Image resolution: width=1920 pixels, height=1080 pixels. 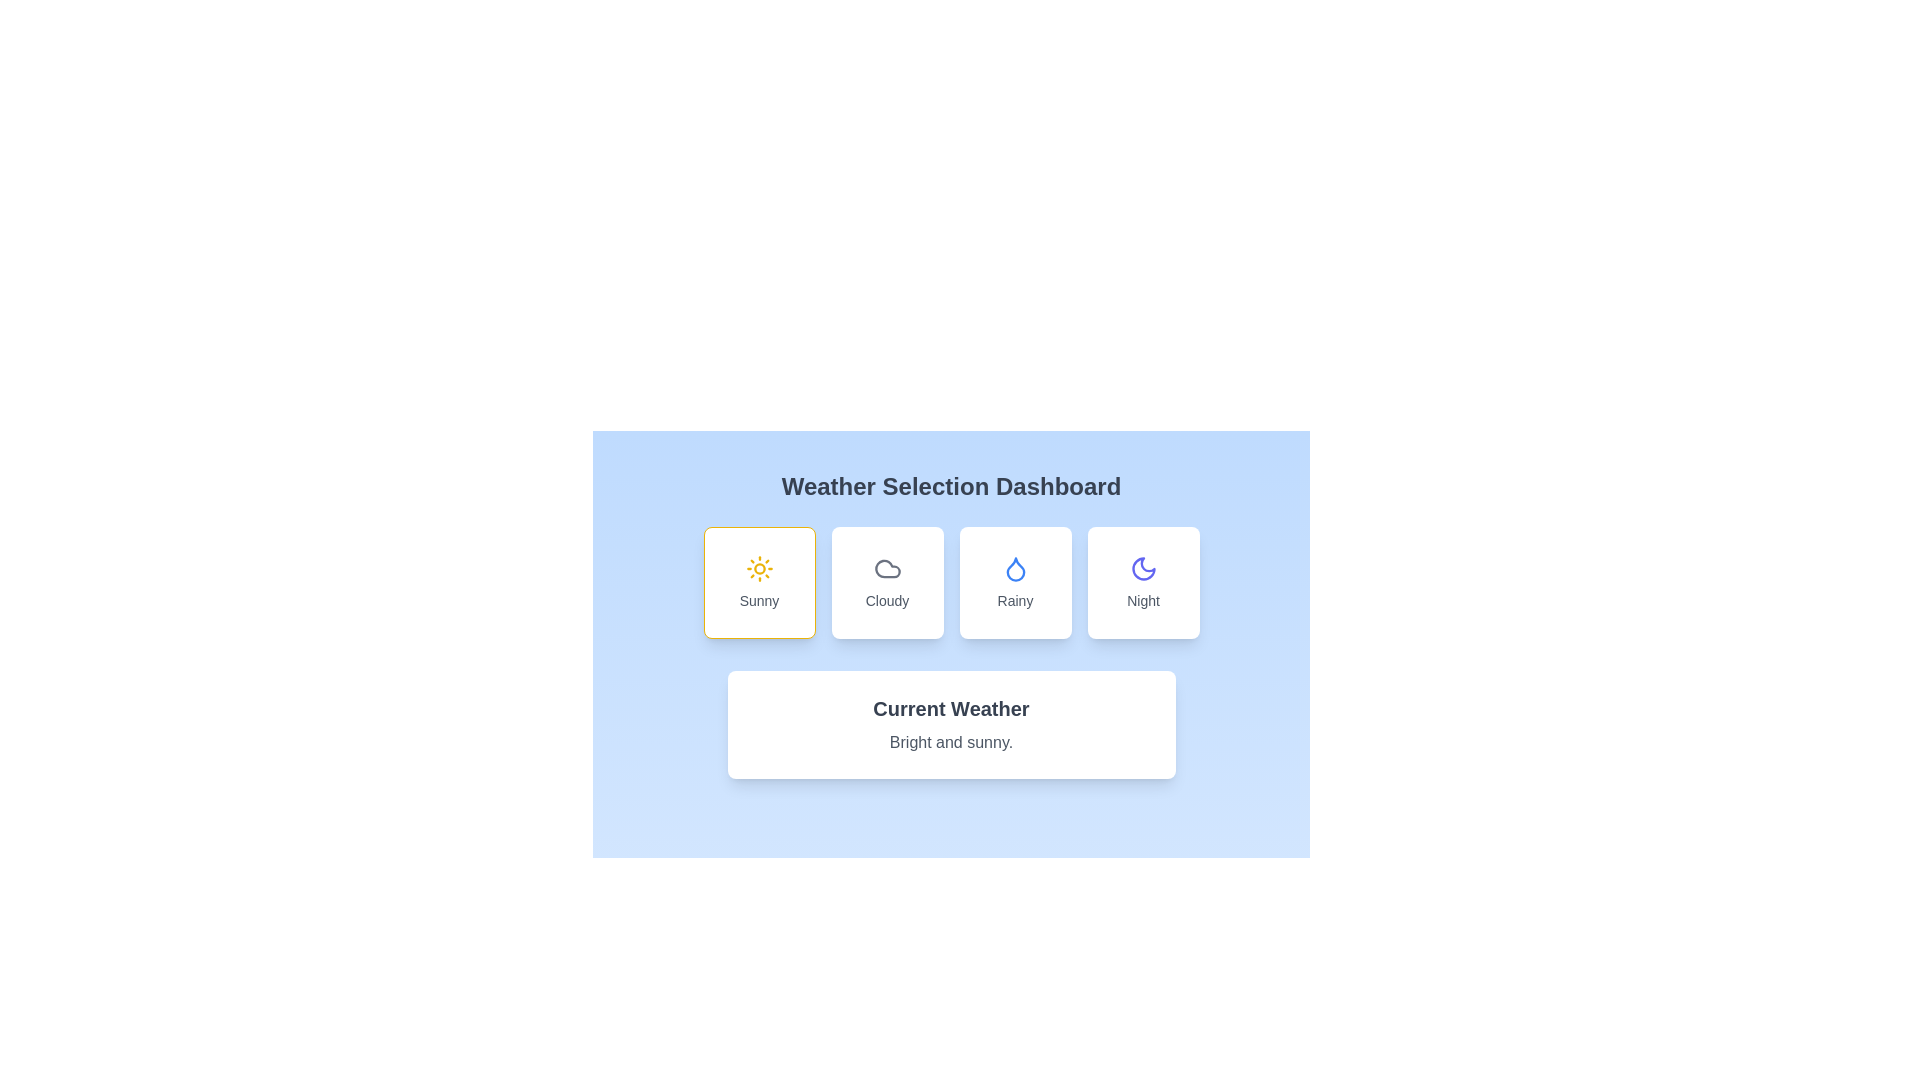 I want to click on central circular part of the 'Sunny' icon in the weather selection dashboard for its styling or dimensions, so click(x=758, y=569).